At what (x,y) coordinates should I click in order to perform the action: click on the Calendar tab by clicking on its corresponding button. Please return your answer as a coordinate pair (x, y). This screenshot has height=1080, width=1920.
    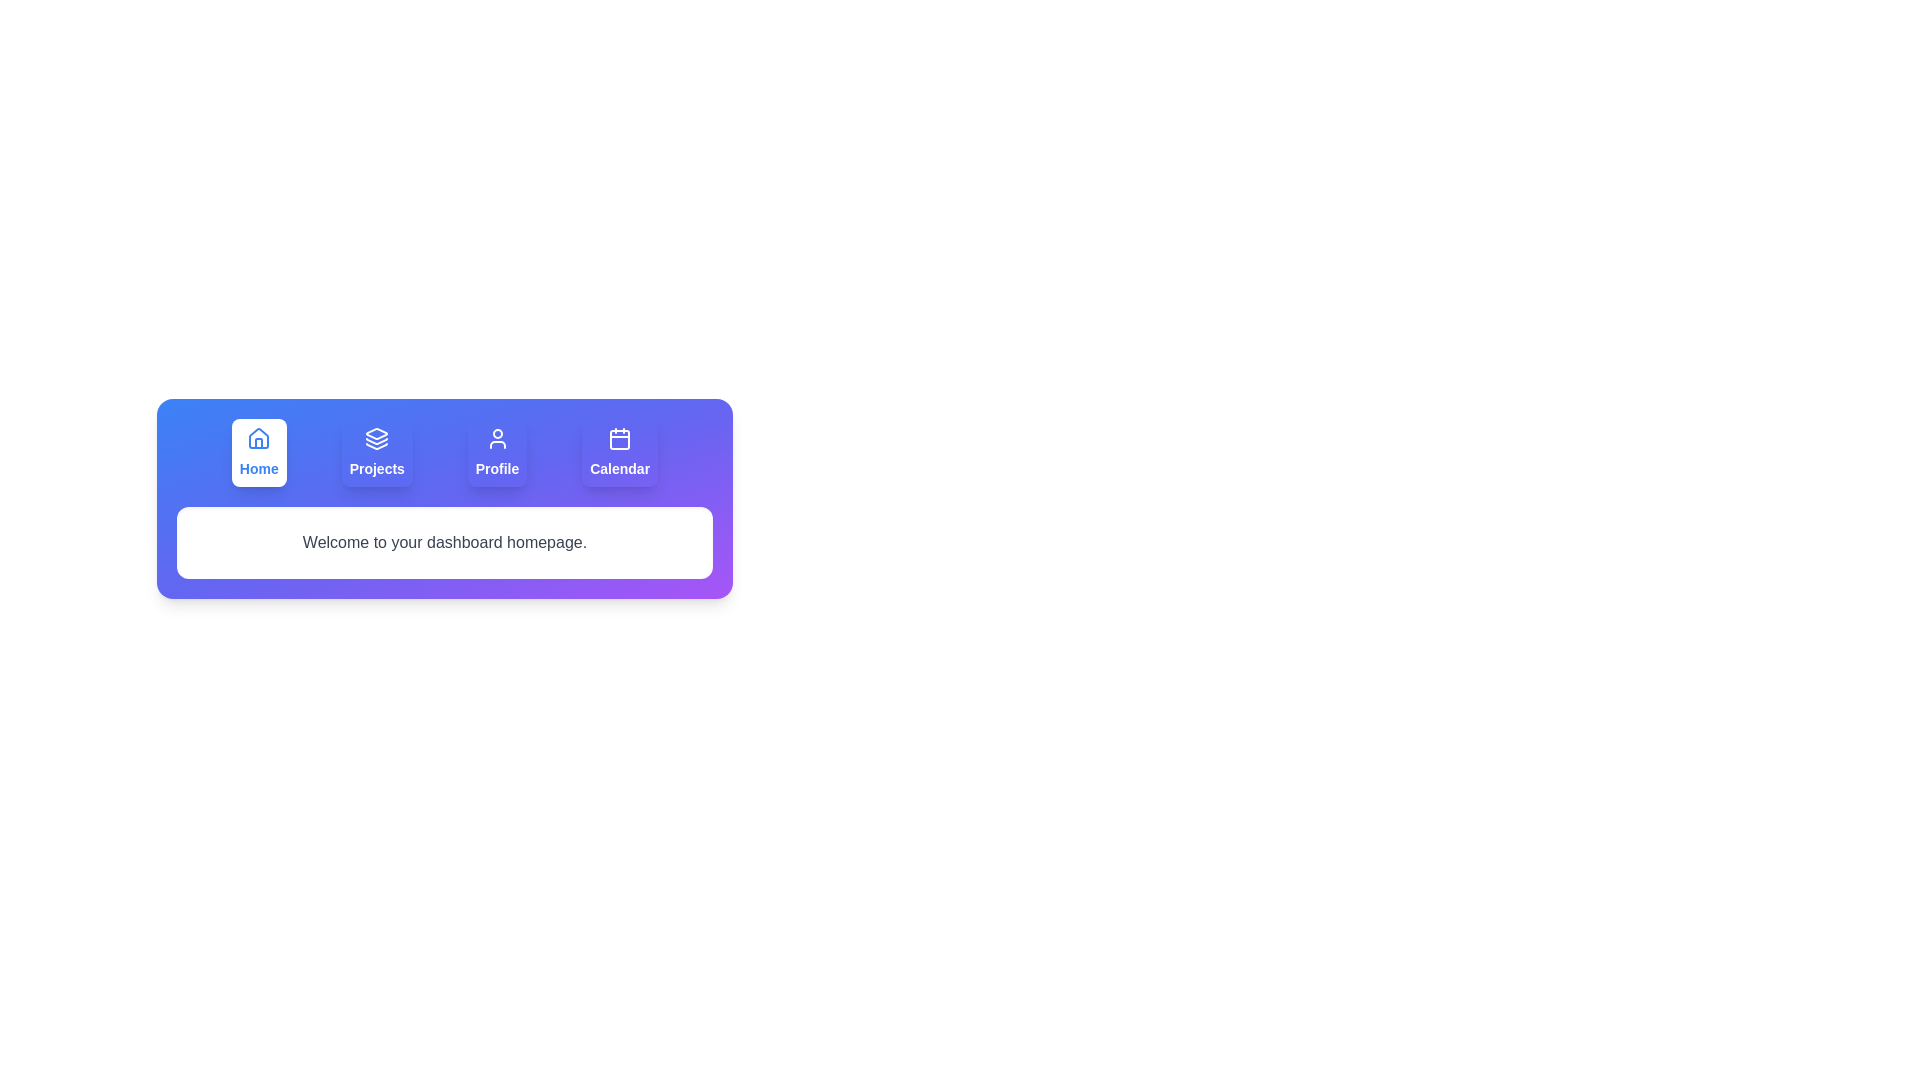
    Looking at the image, I should click on (618, 452).